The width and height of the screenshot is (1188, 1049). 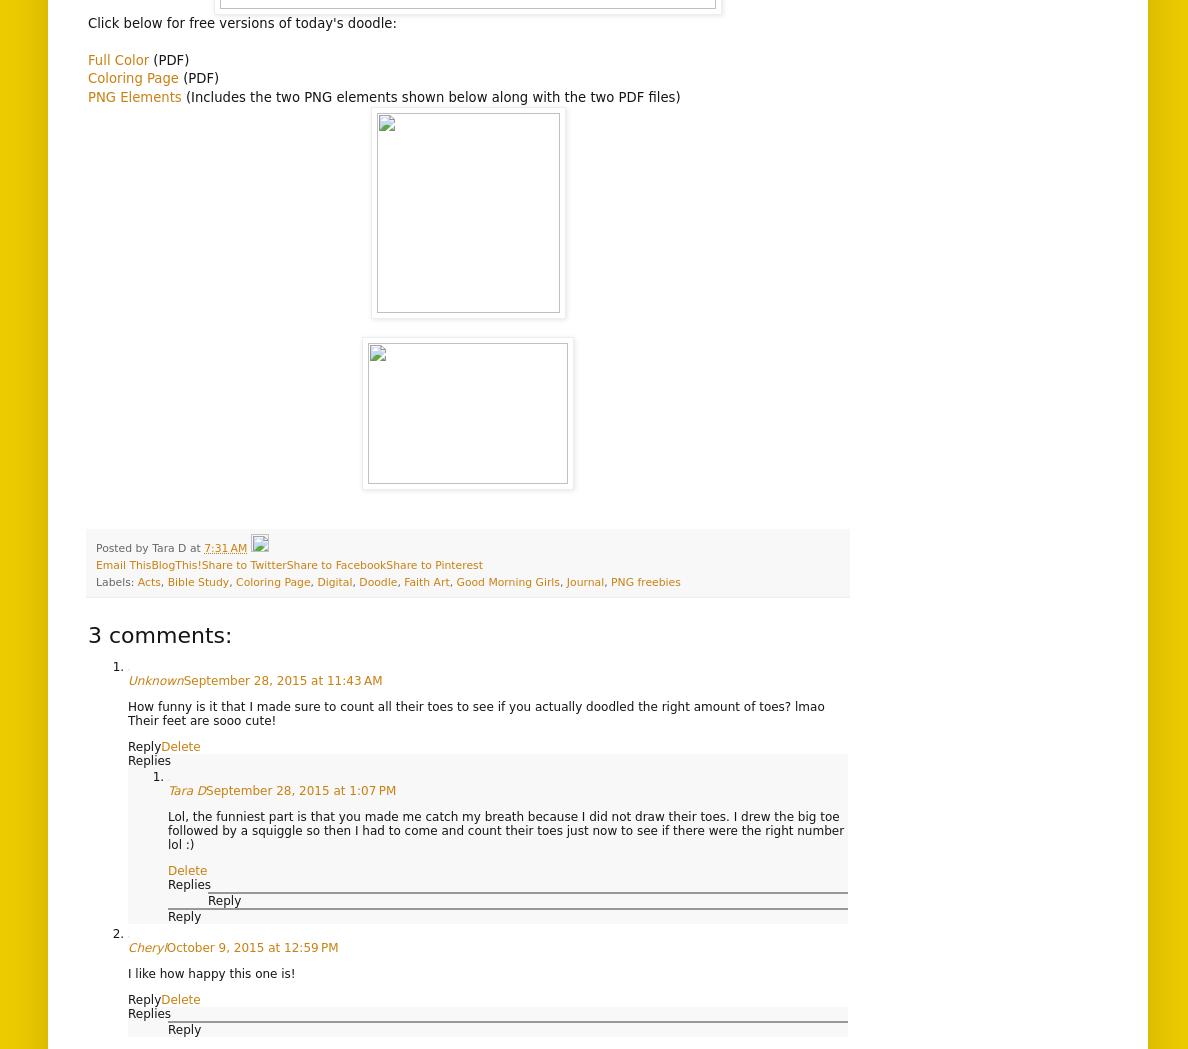 I want to click on 'September 28, 2015 at 11:43 AM', so click(x=182, y=678).